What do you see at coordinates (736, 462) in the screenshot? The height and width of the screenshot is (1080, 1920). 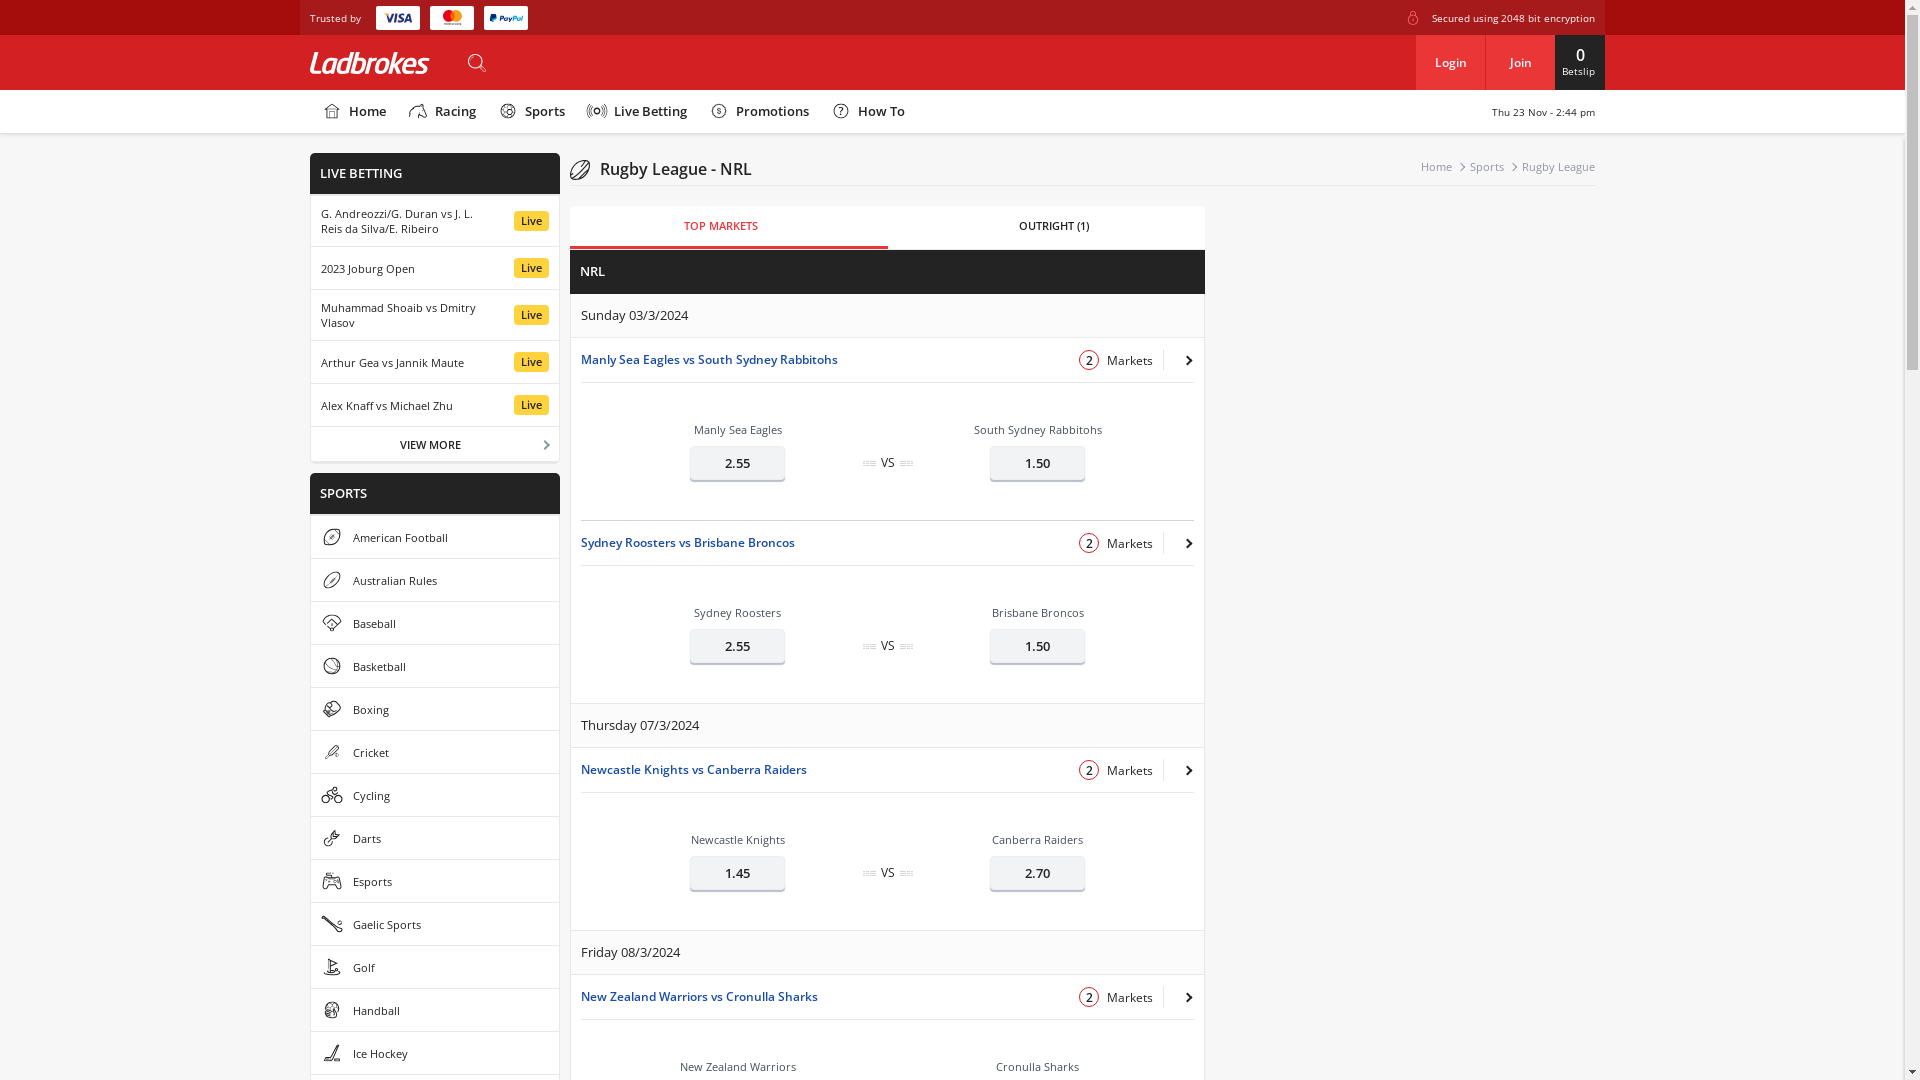 I see `'2.55'` at bounding box center [736, 462].